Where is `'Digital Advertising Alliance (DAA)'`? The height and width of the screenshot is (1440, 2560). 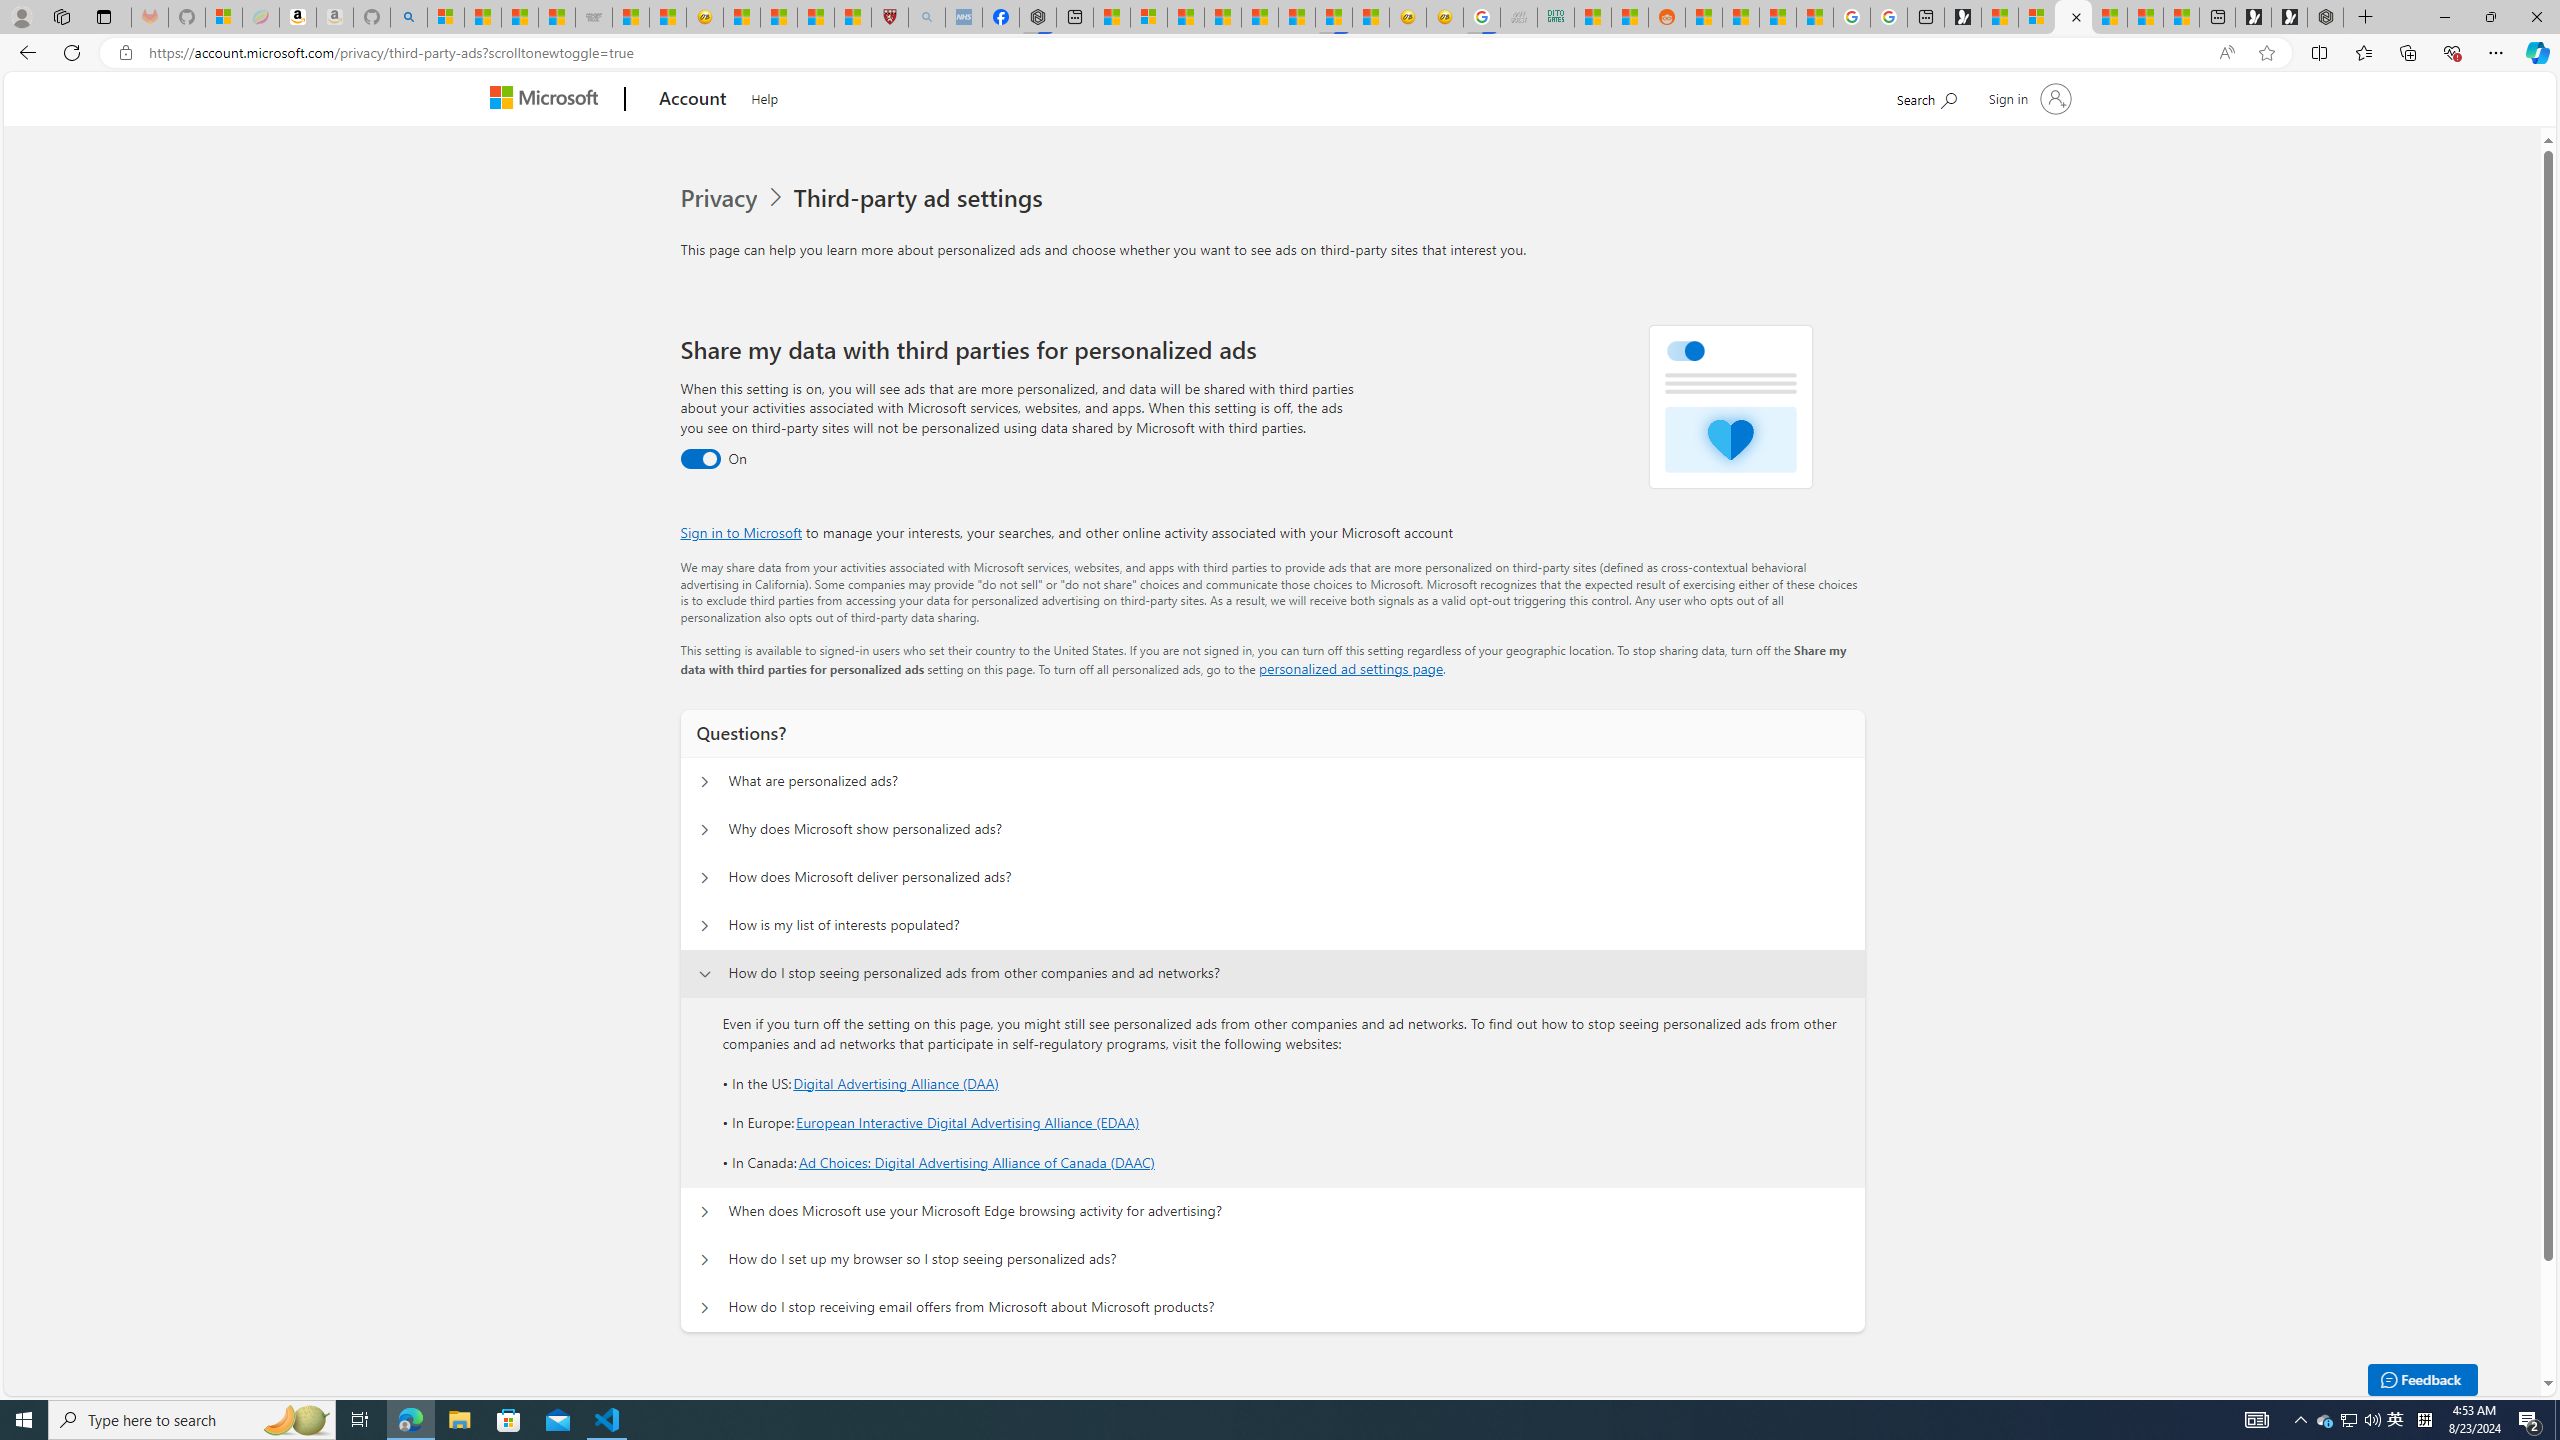 'Digital Advertising Alliance (DAA)' is located at coordinates (896, 1081).